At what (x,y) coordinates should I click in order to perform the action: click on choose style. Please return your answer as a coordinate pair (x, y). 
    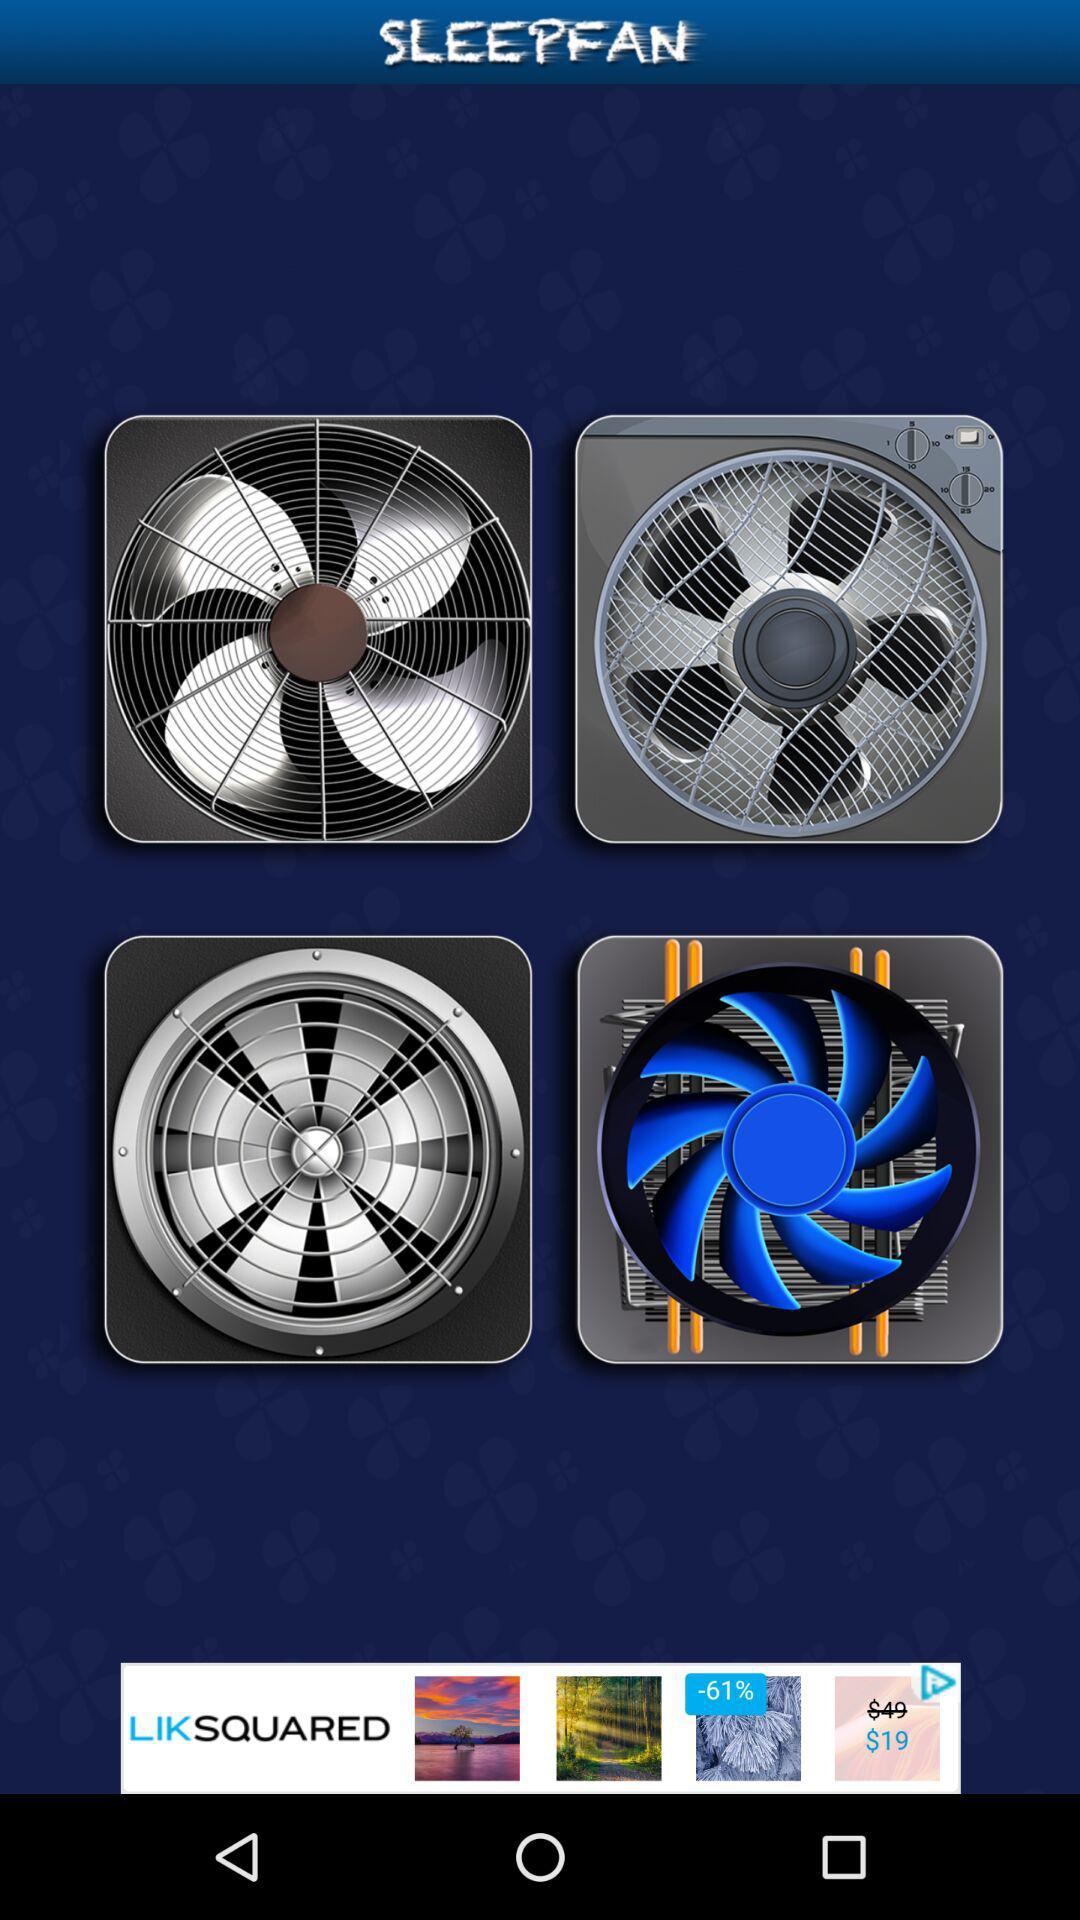
    Looking at the image, I should click on (304, 635).